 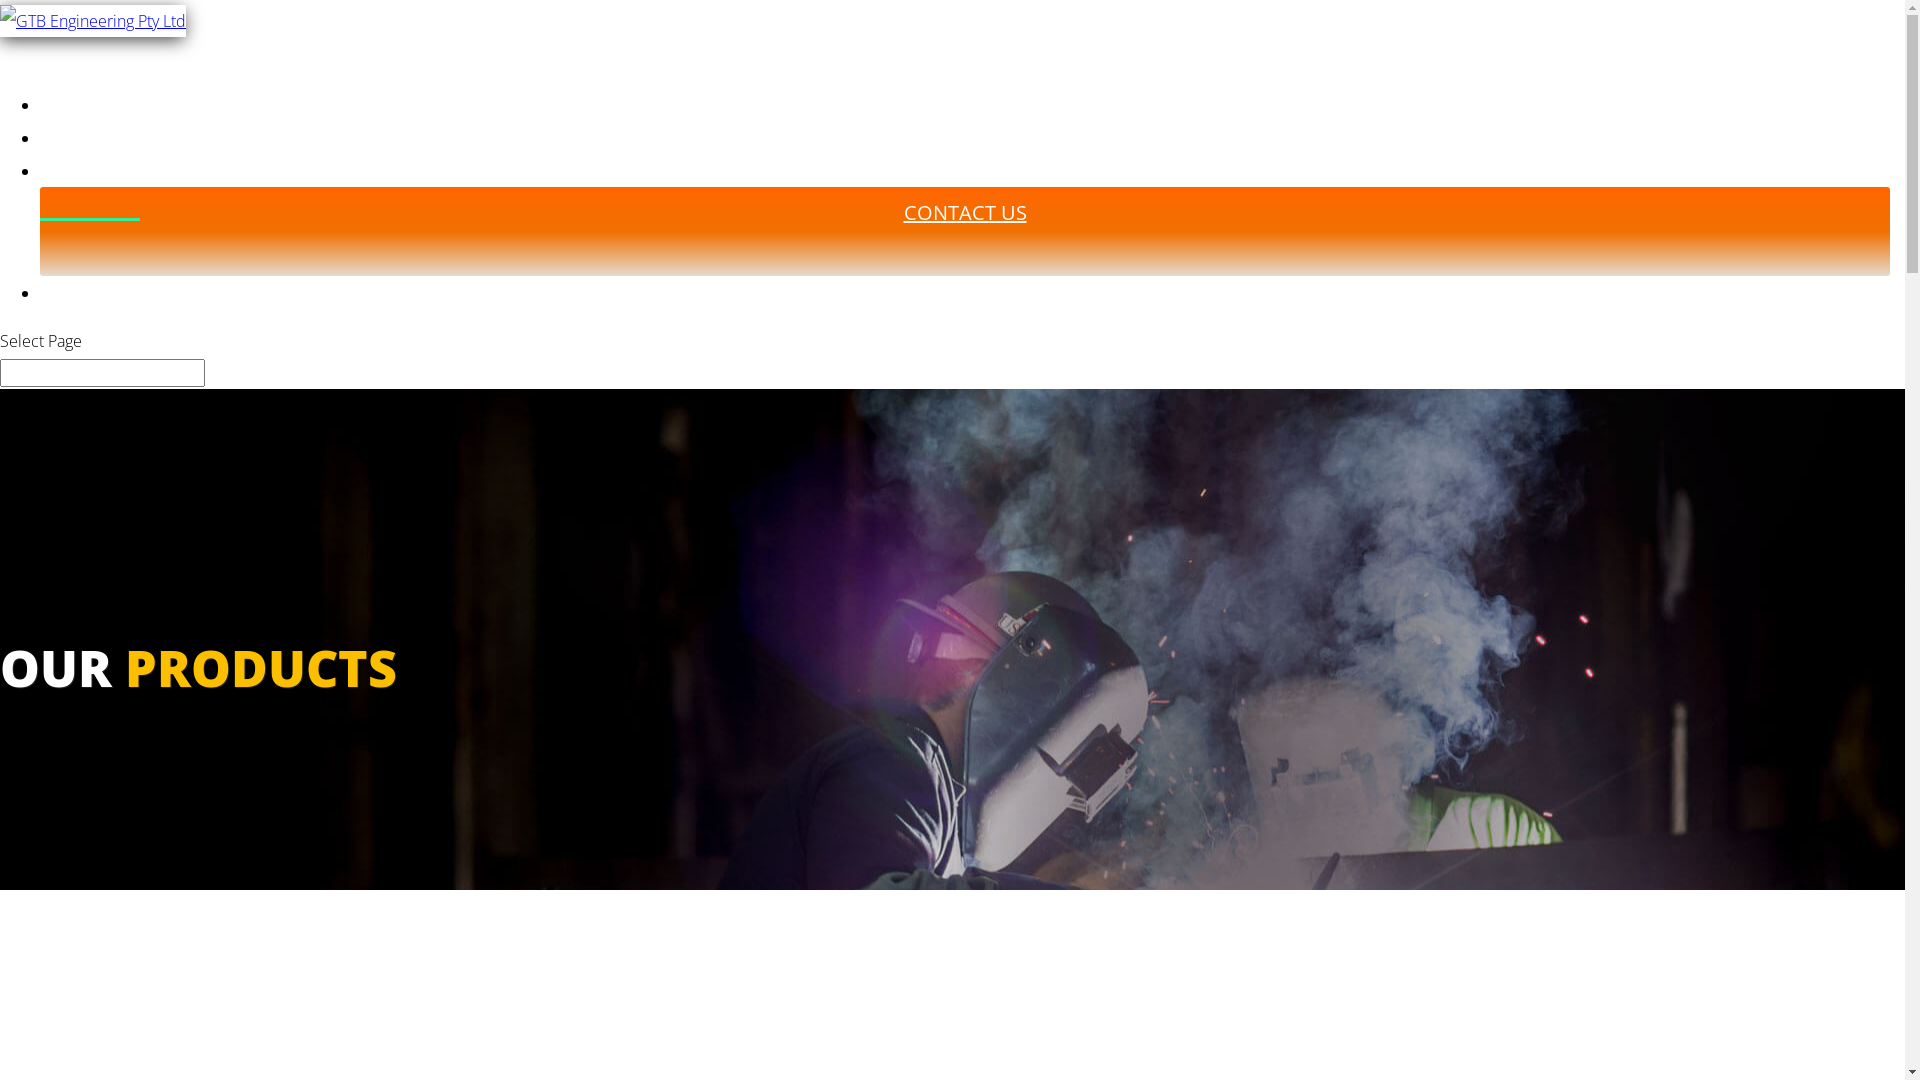 What do you see at coordinates (68, 120) in the screenshot?
I see `'HOME'` at bounding box center [68, 120].